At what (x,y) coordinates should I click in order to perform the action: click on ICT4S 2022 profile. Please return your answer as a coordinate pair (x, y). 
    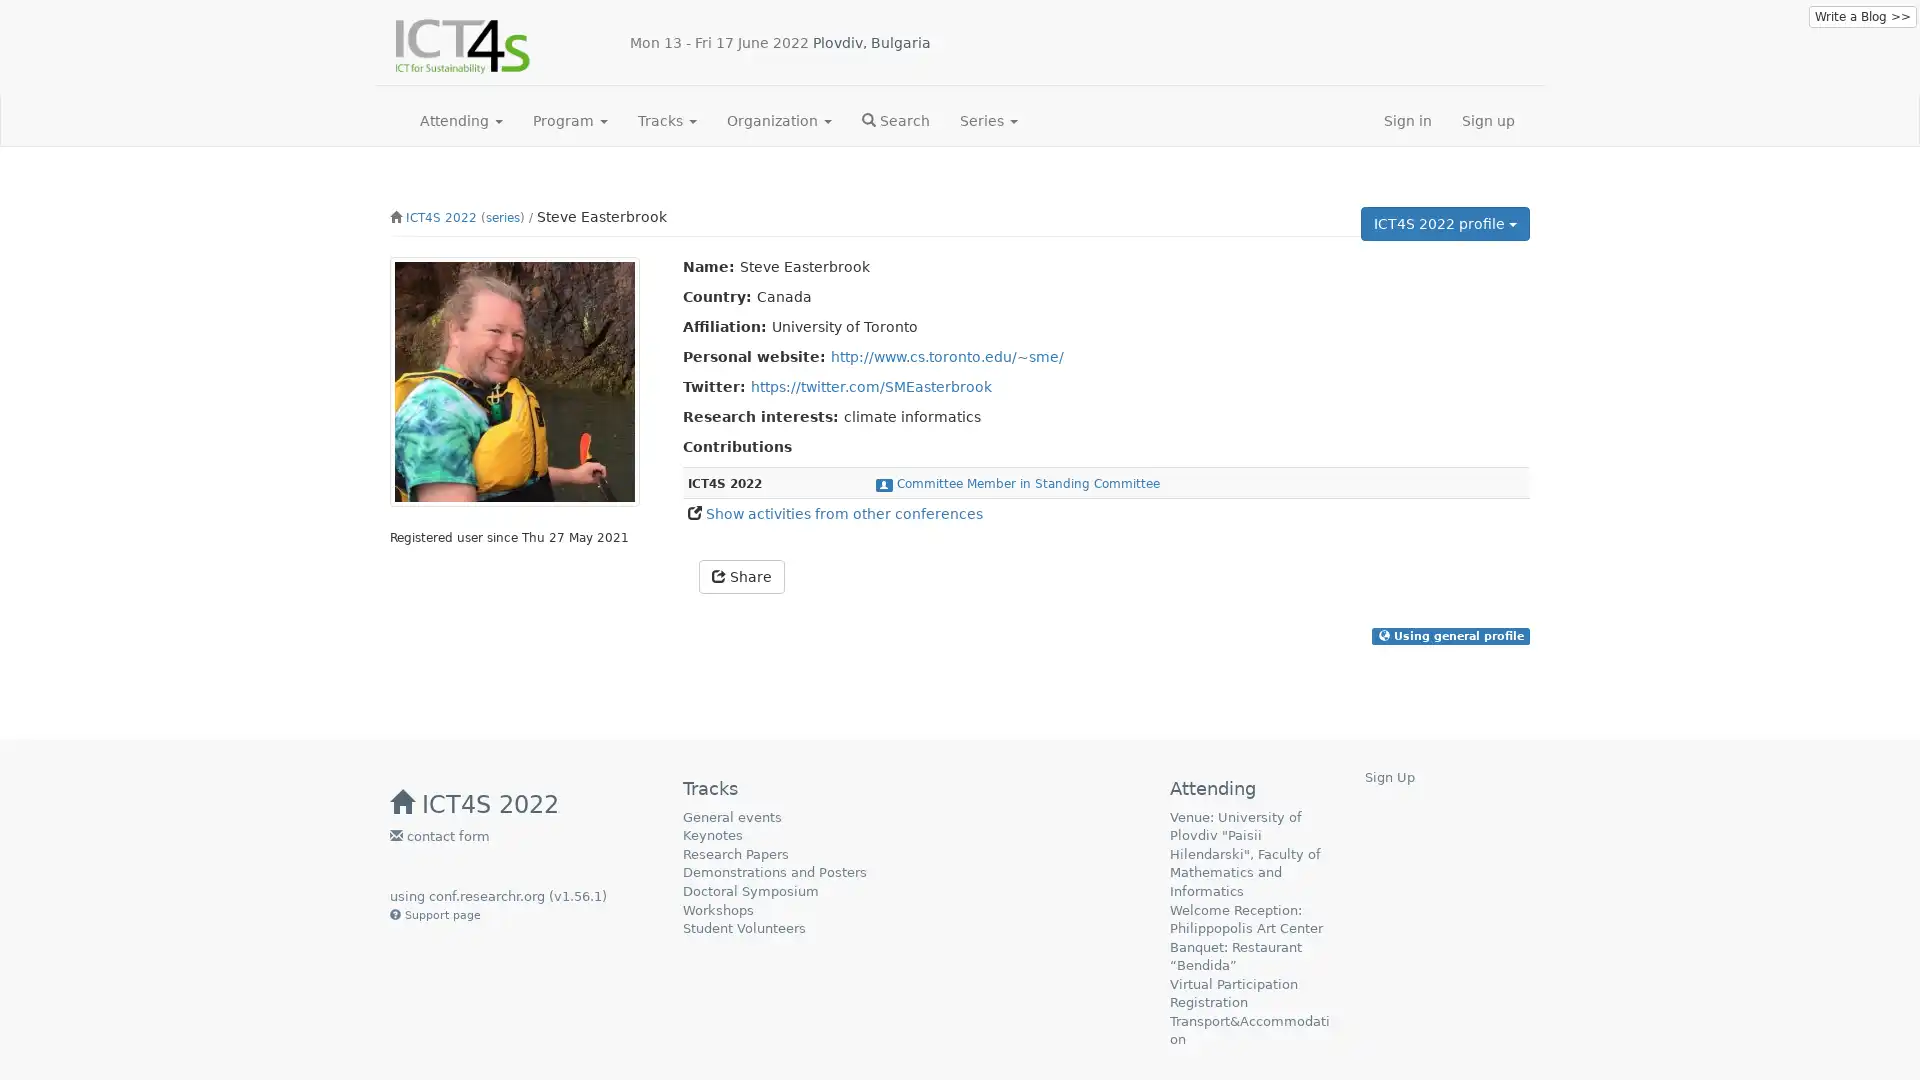
    Looking at the image, I should click on (1445, 223).